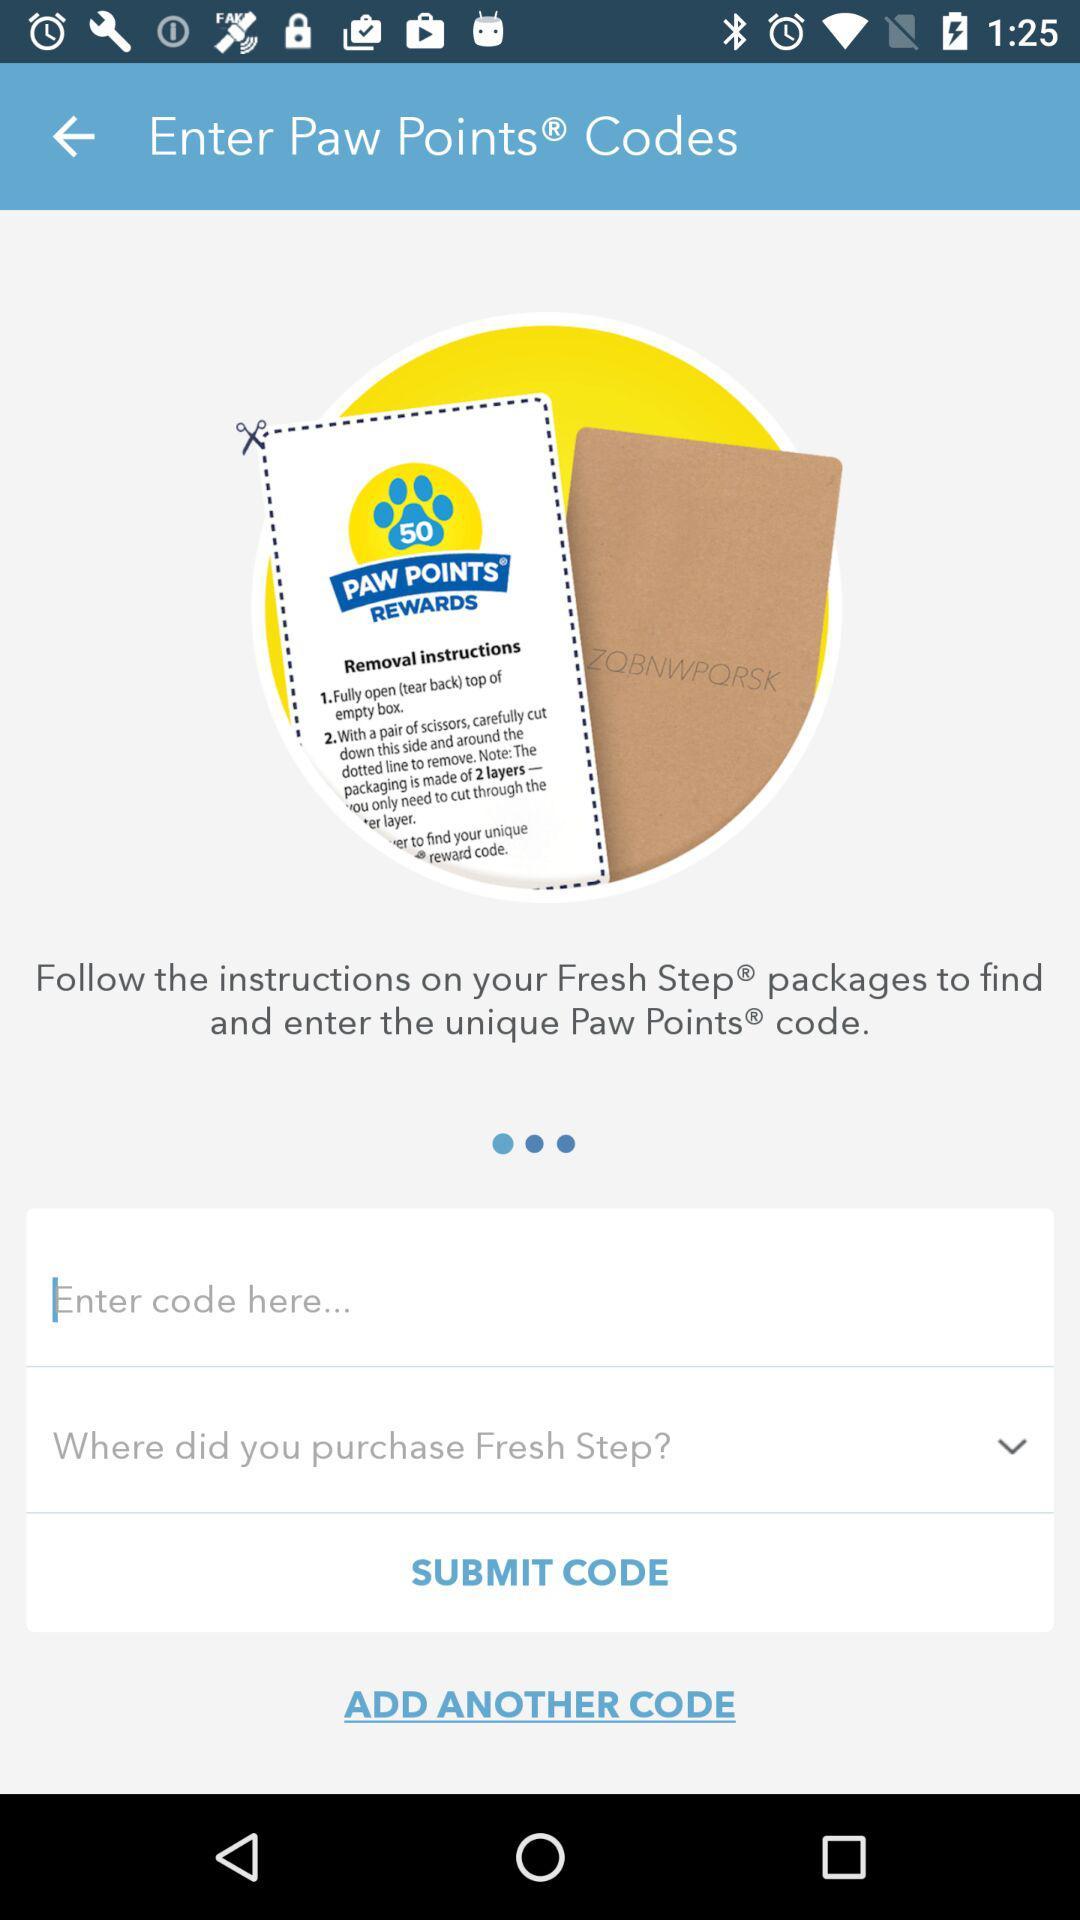 Image resolution: width=1080 pixels, height=1920 pixels. I want to click on the submit code icon, so click(540, 1571).